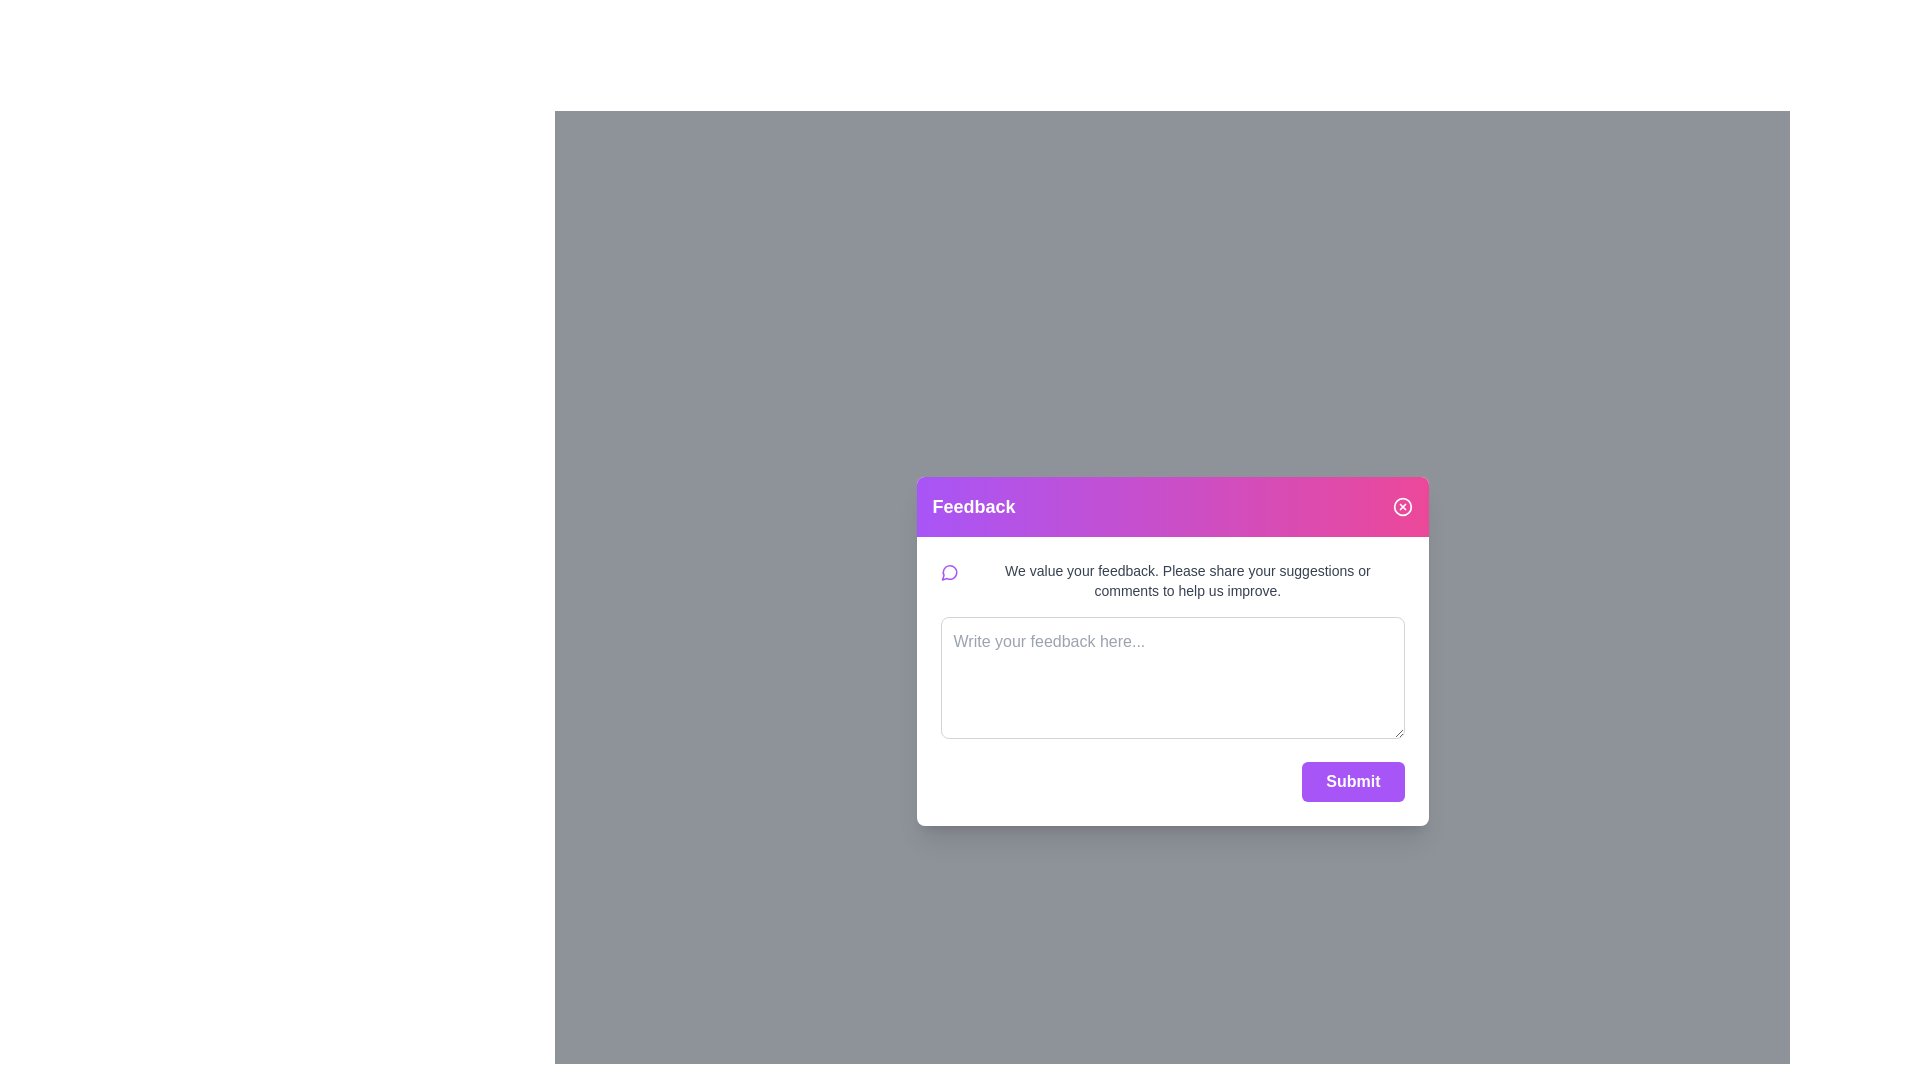 The width and height of the screenshot is (1920, 1080). What do you see at coordinates (1172, 676) in the screenshot?
I see `the feedback text area and type the desired feedback` at bounding box center [1172, 676].